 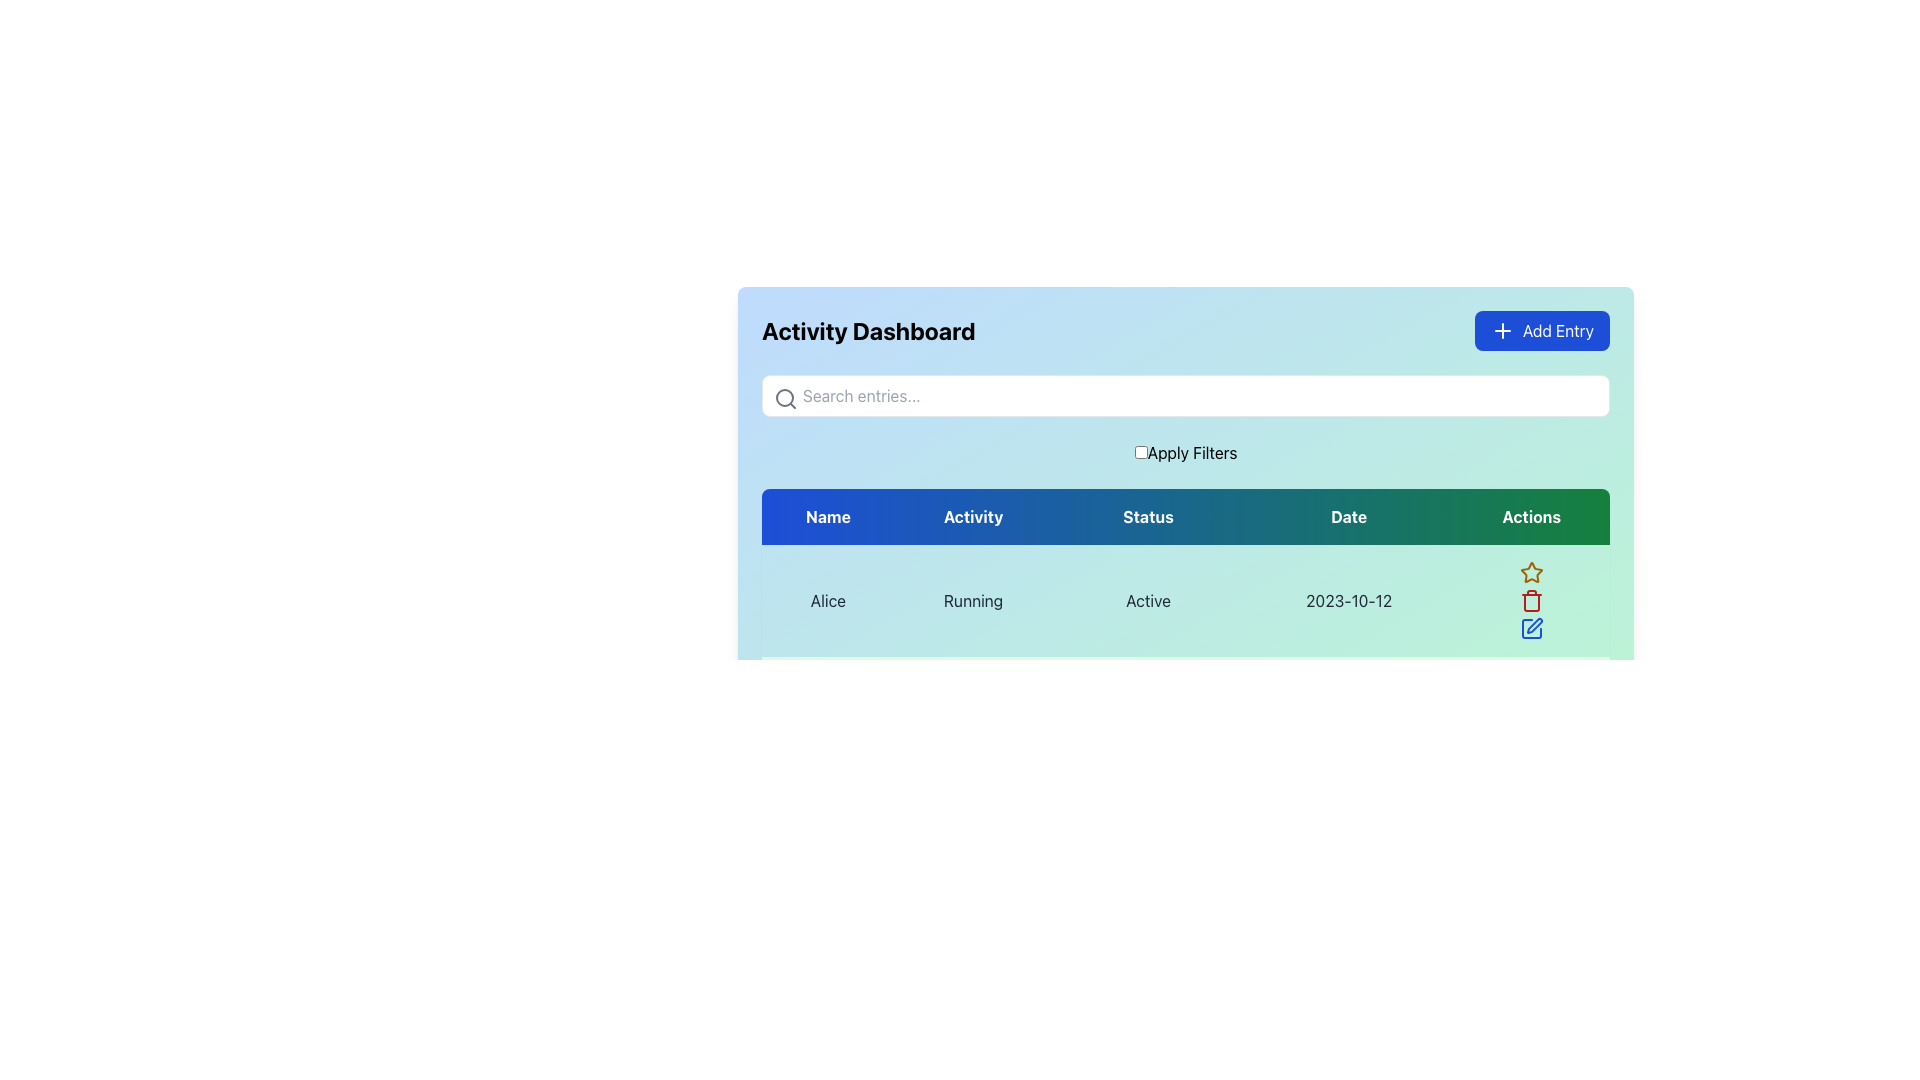 What do you see at coordinates (1148, 515) in the screenshot?
I see `the 'Status' header text element, which is the third column header in the table, located between 'Activity' and 'Date'` at bounding box center [1148, 515].